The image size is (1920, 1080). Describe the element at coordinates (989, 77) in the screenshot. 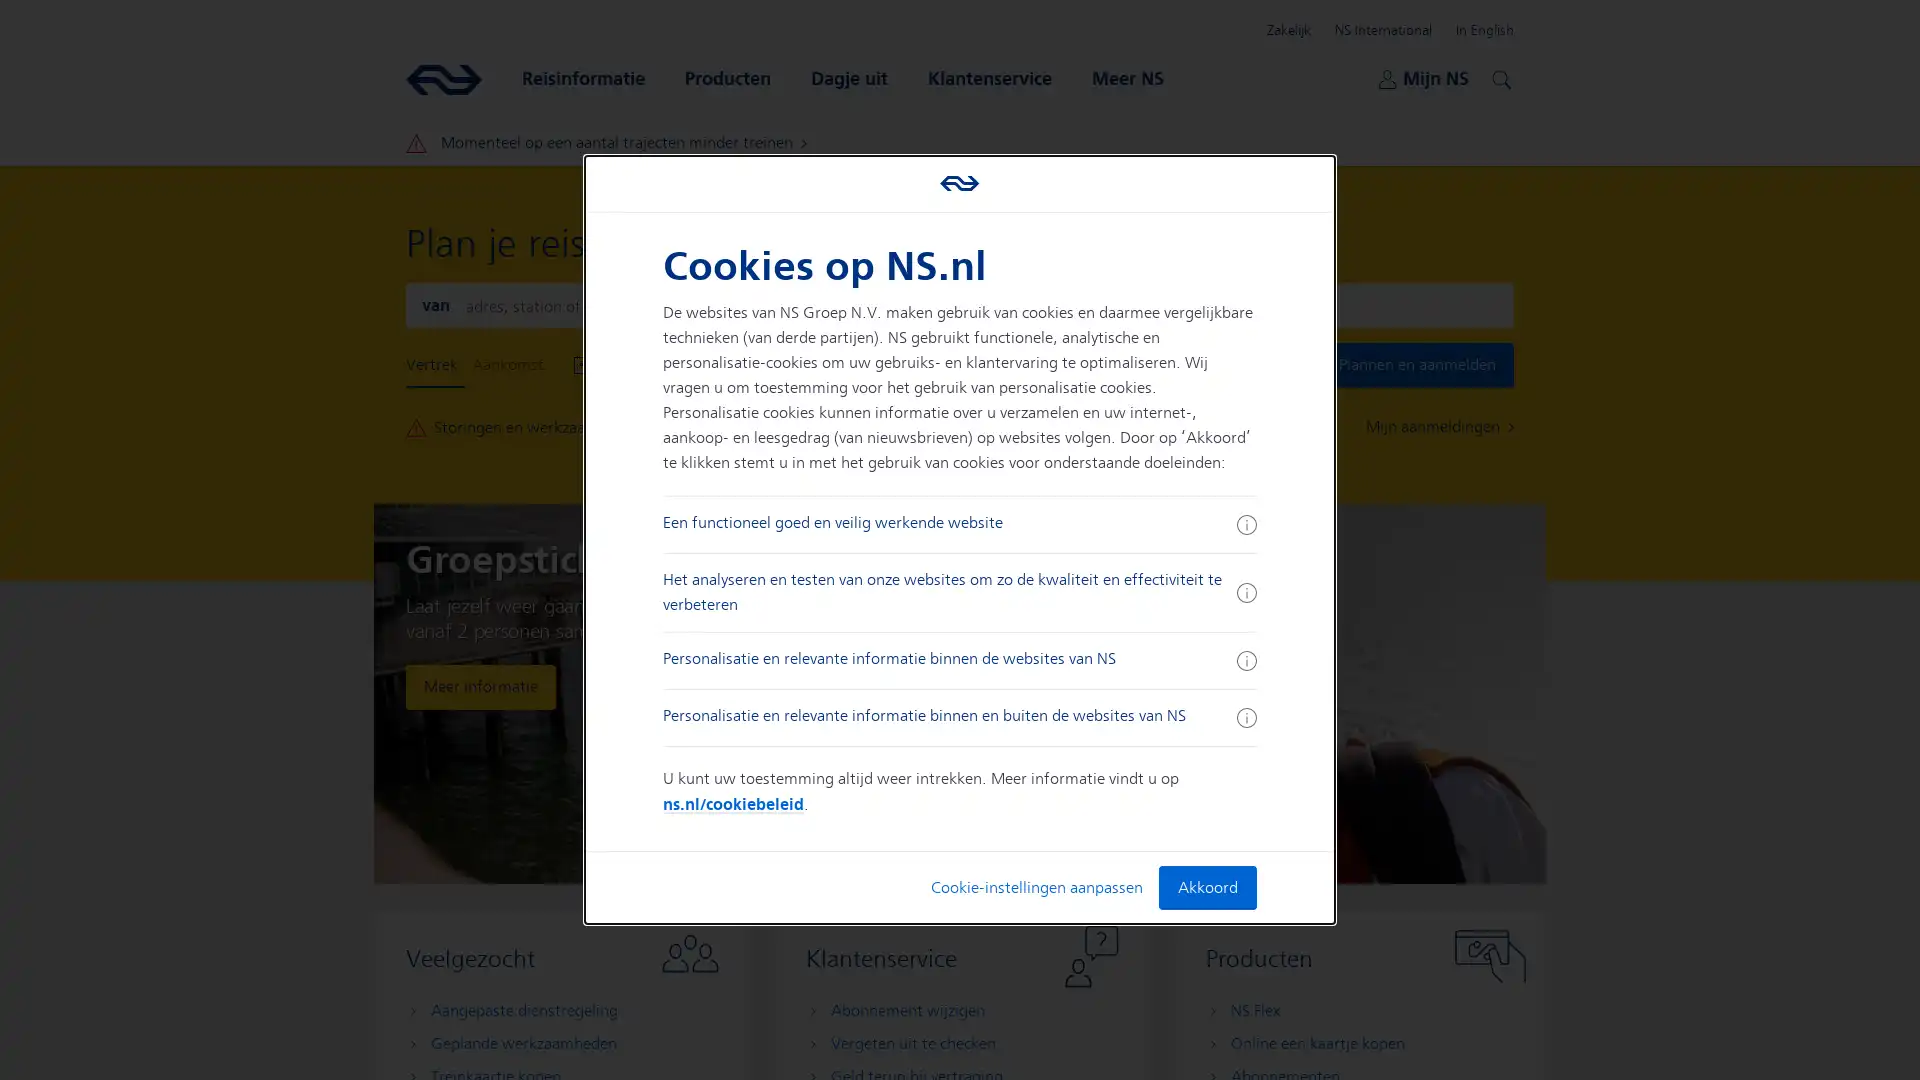

I see `Klantenservice Open submenu` at that location.